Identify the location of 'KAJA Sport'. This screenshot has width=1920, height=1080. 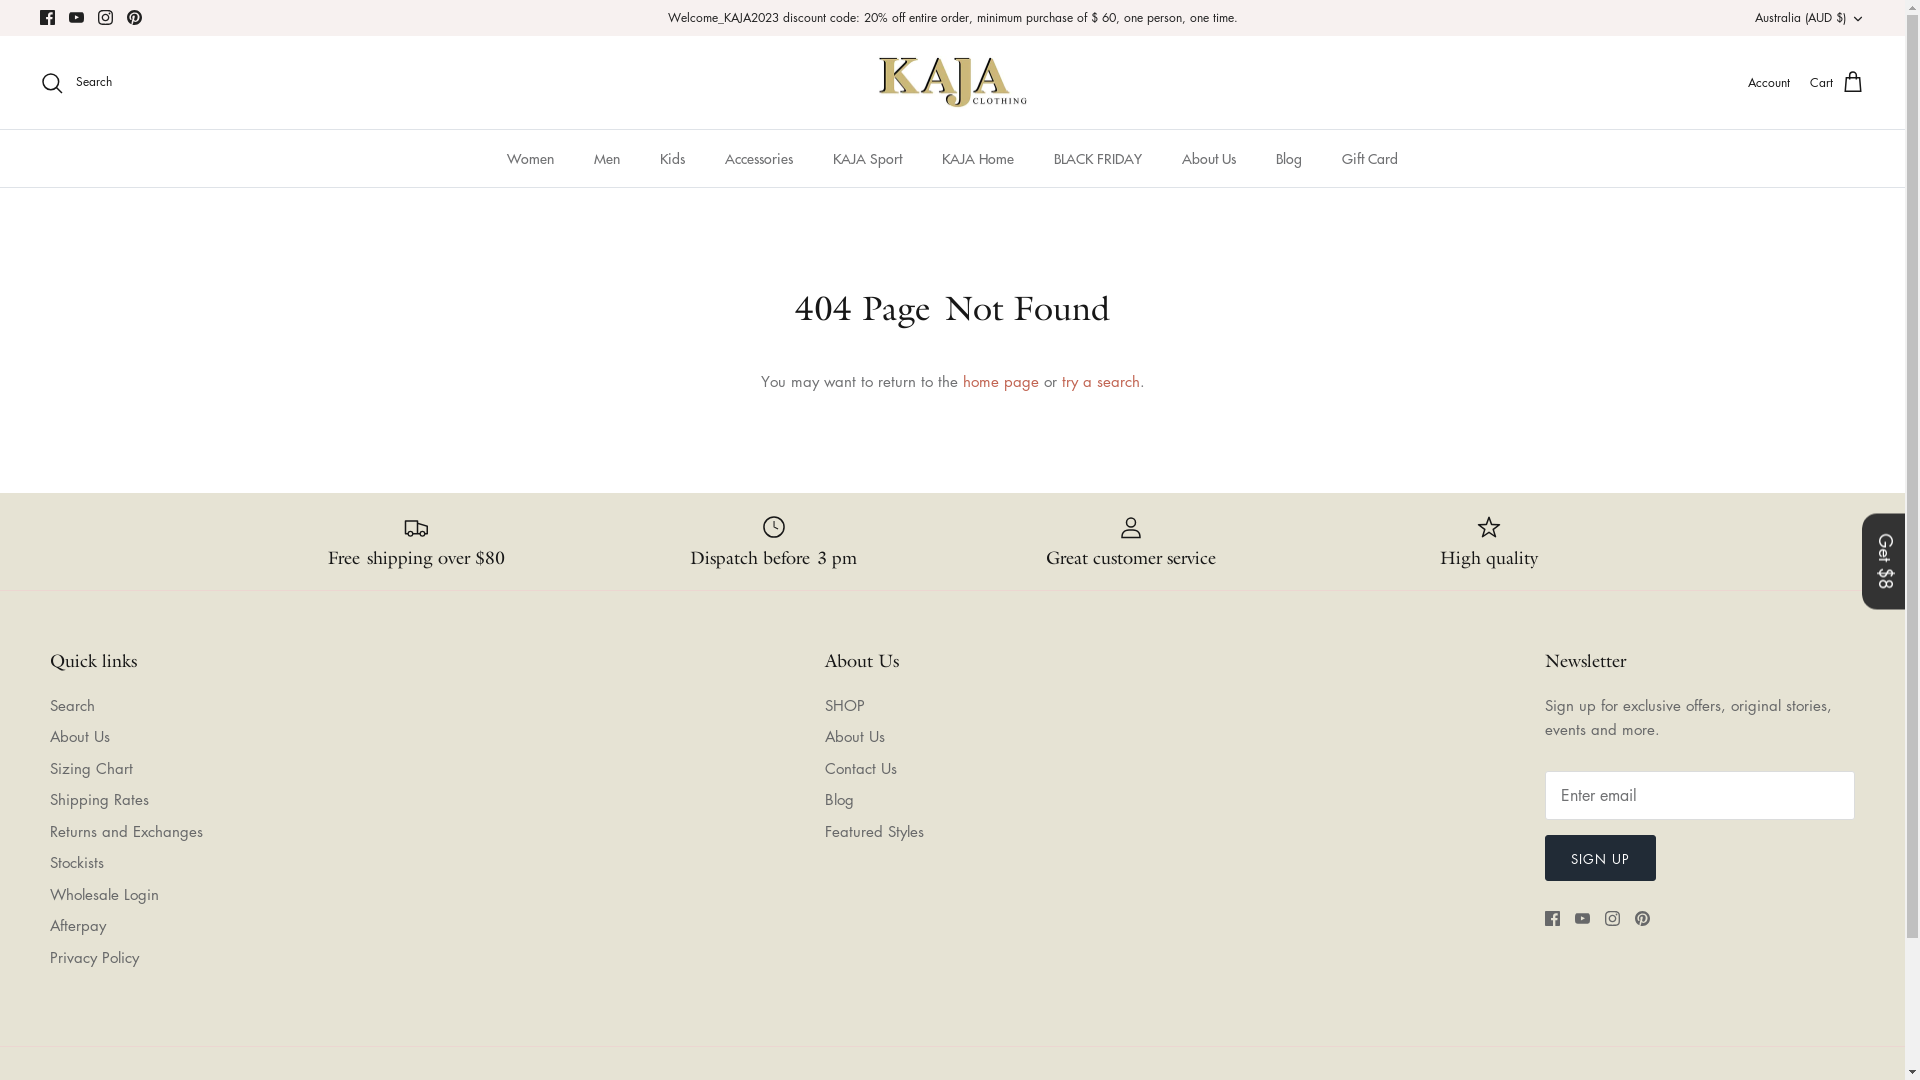
(867, 157).